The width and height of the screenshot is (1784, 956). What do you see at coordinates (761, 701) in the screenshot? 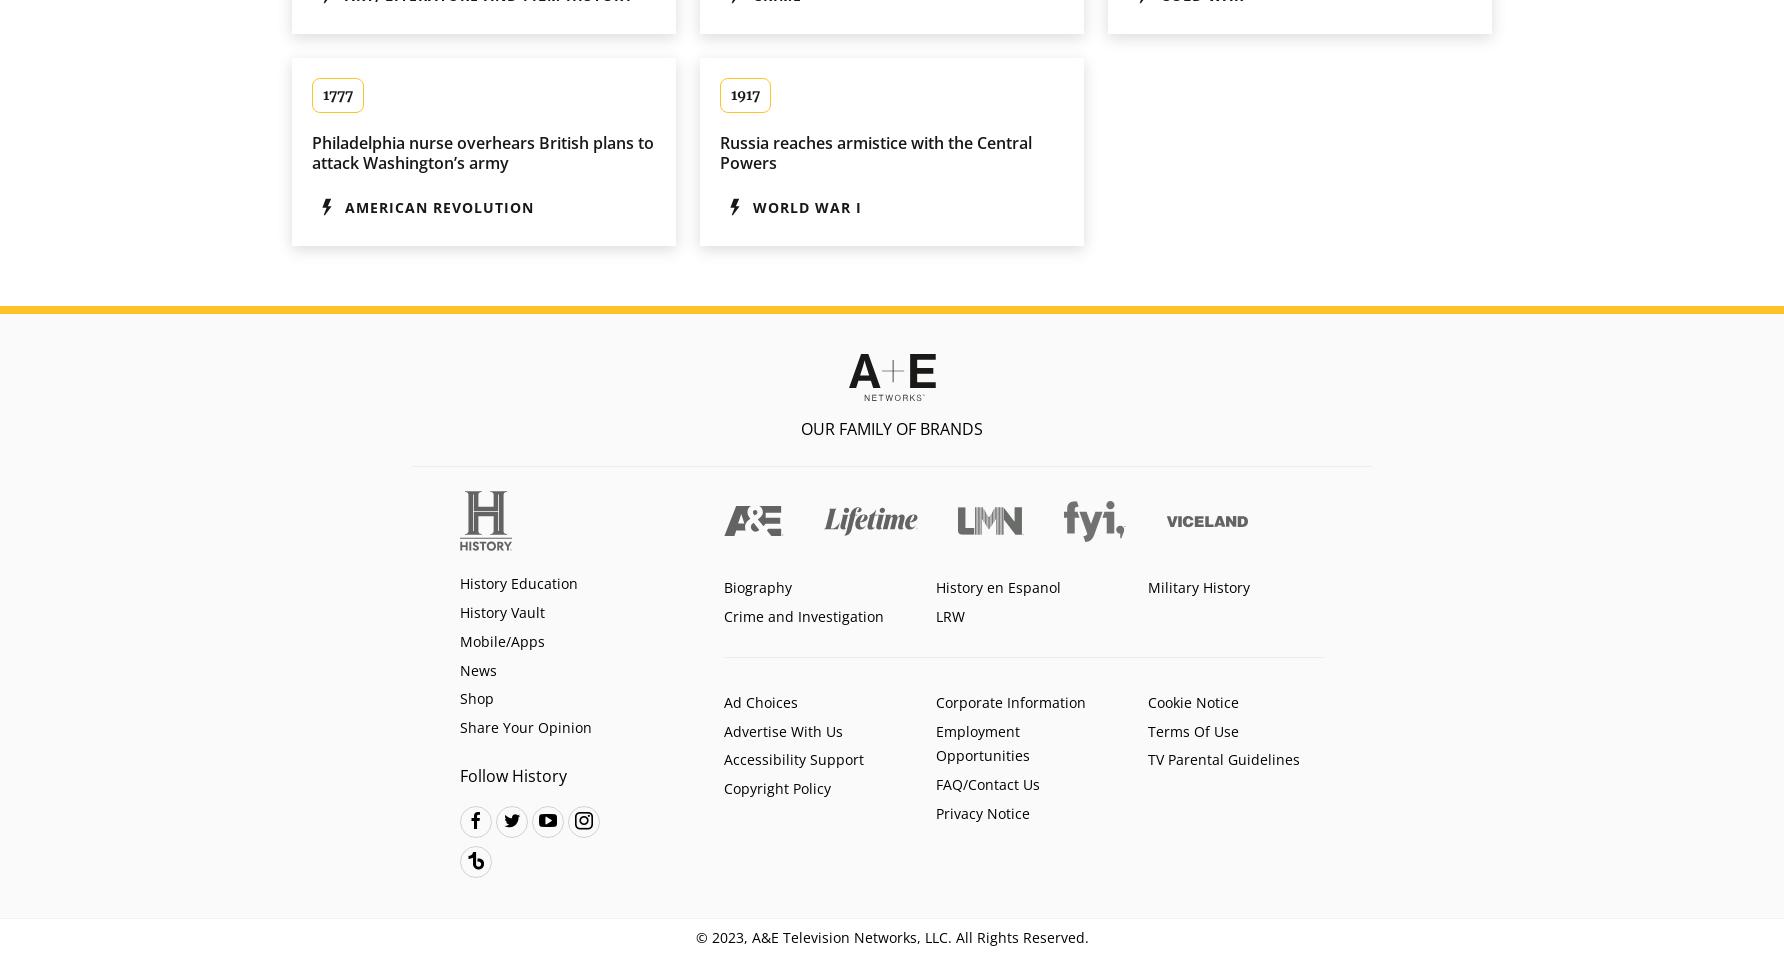
I see `'Ad Choices'` at bounding box center [761, 701].